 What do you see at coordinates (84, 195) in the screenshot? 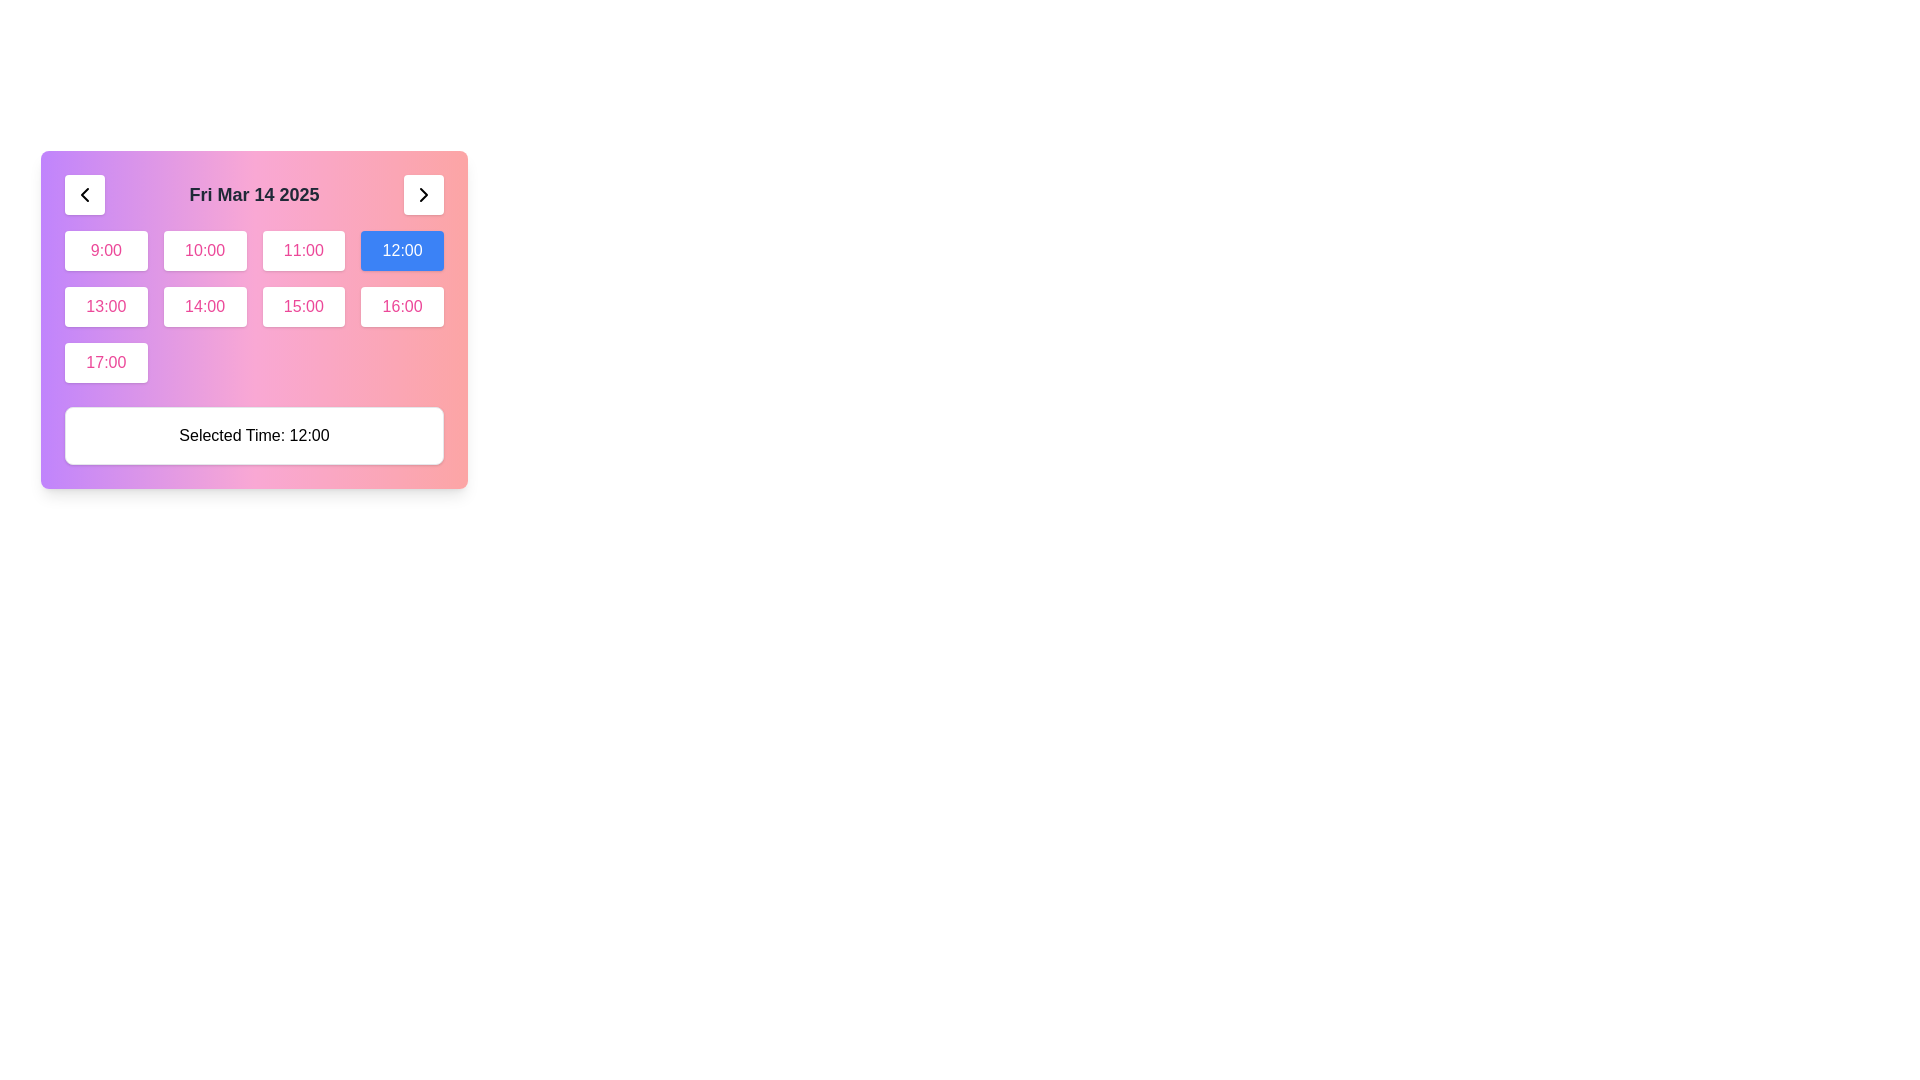
I see `the small rectangular button with a white background and a left-pointing chevron icon` at bounding box center [84, 195].